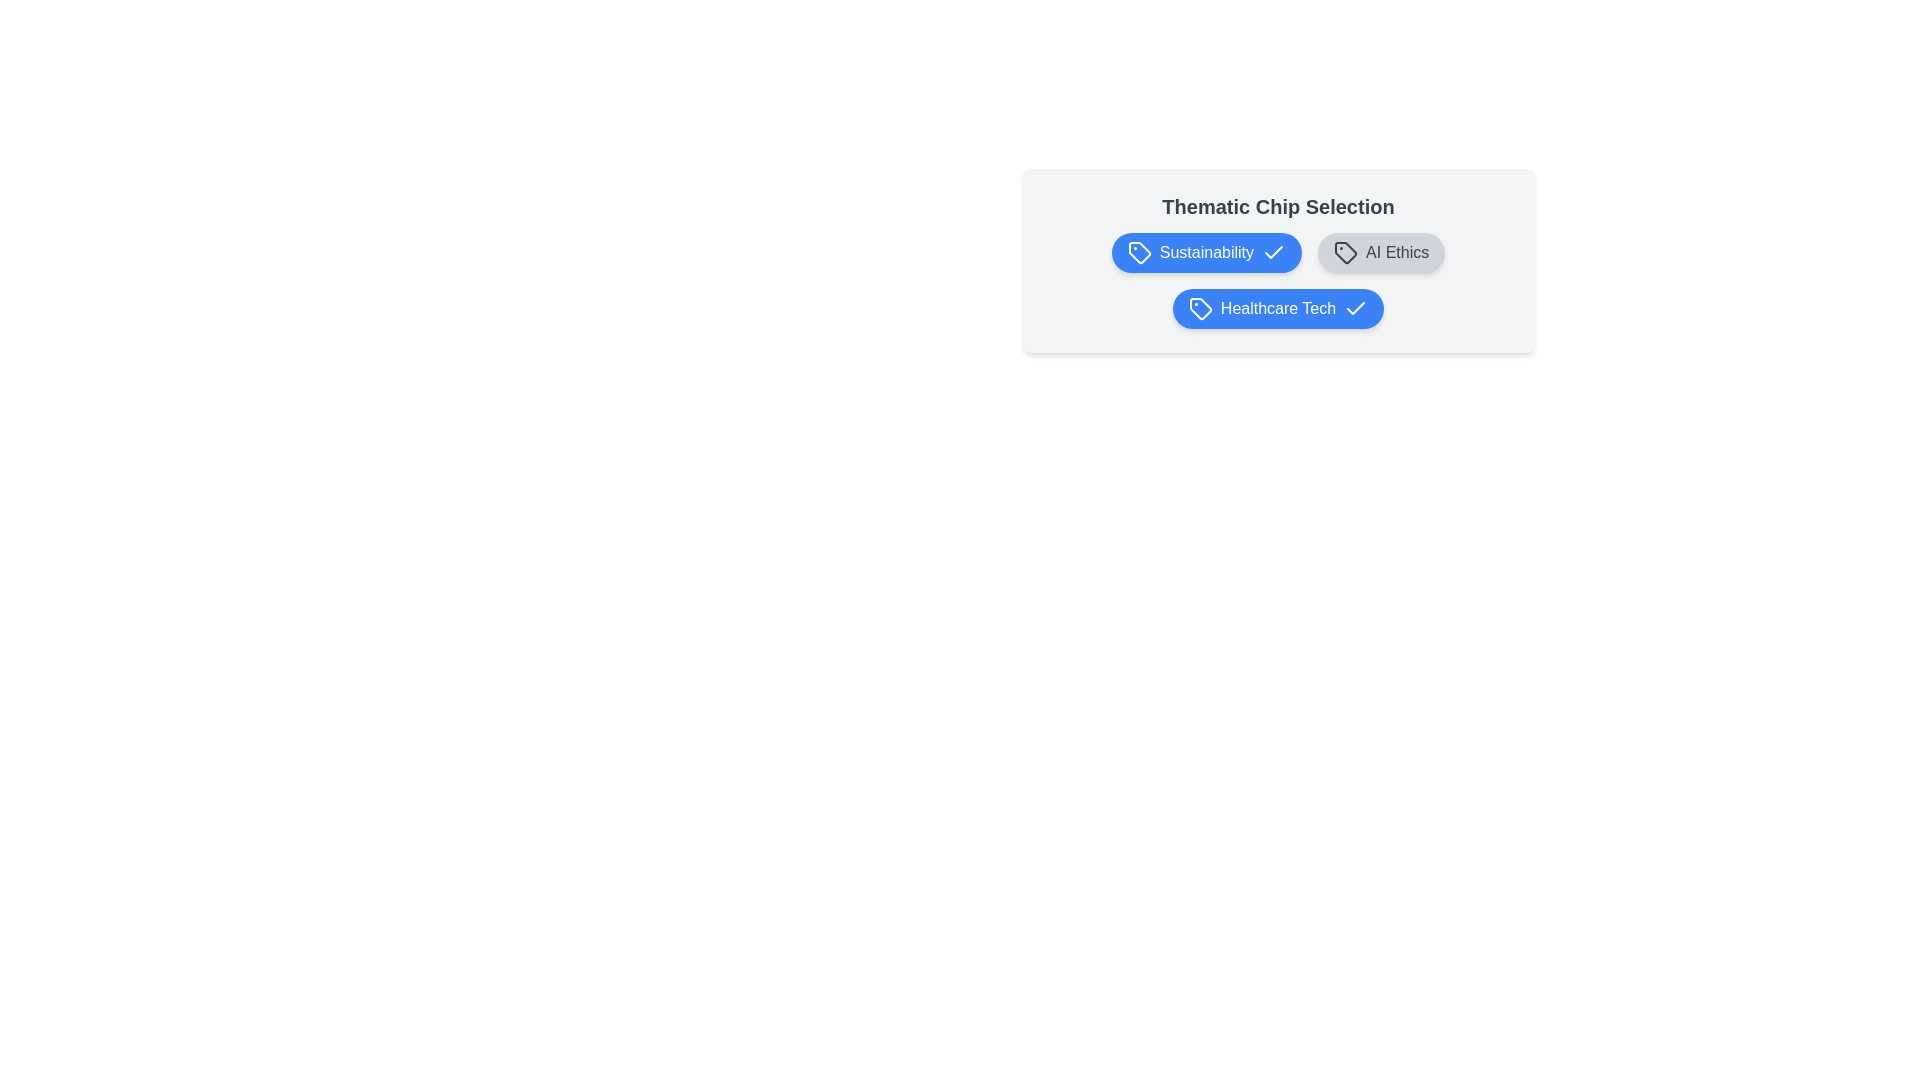 The width and height of the screenshot is (1920, 1080). I want to click on the chip labeled Healthcare Tech, so click(1277, 308).